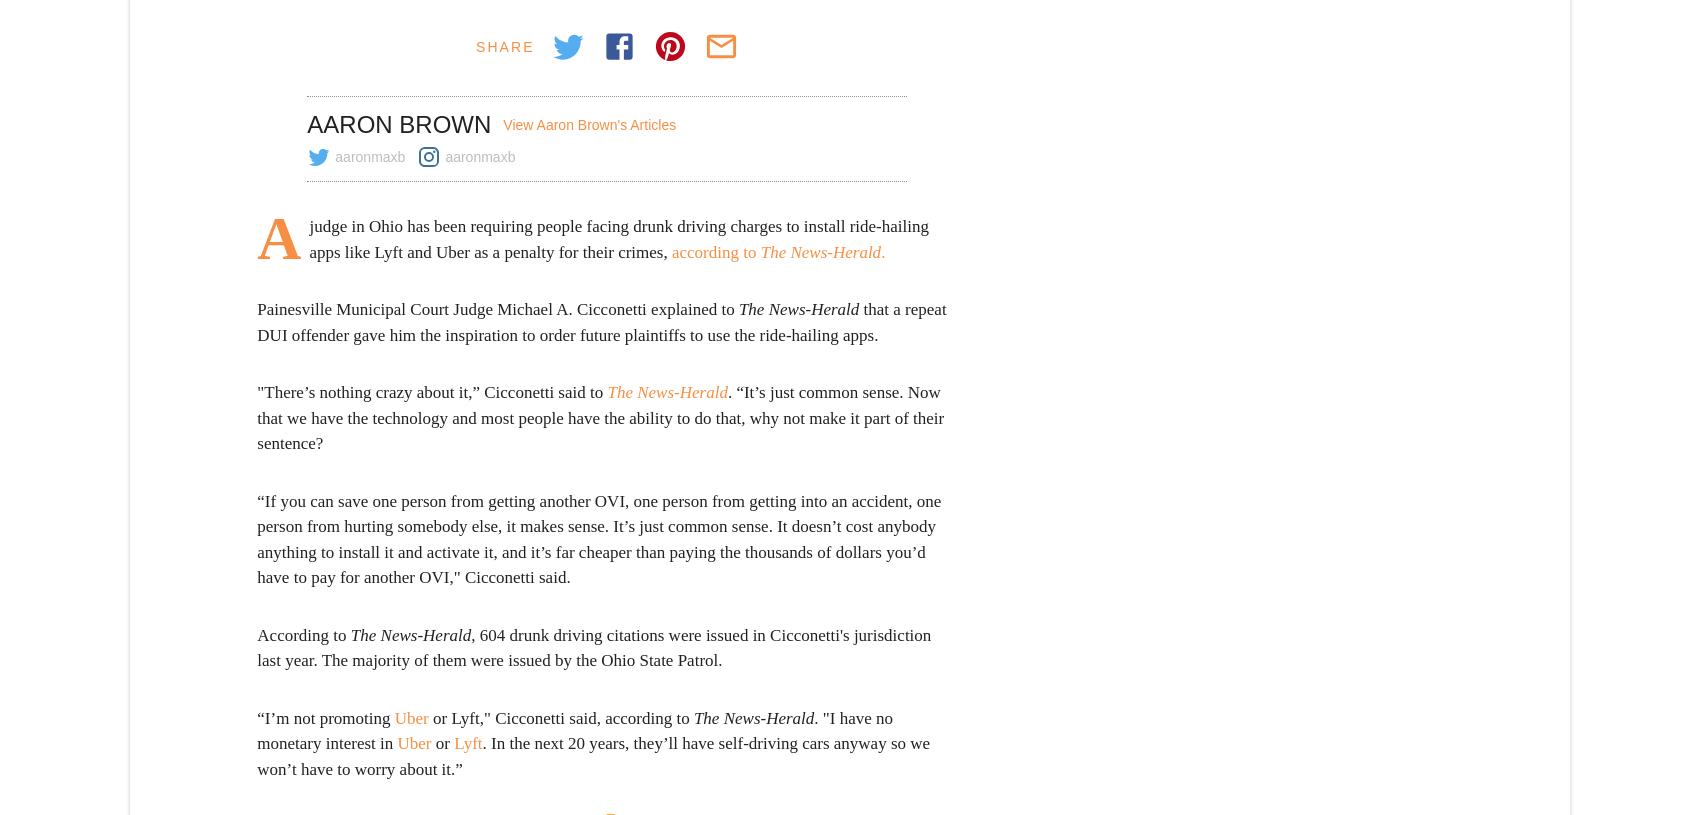  What do you see at coordinates (715, 251) in the screenshot?
I see `'according to'` at bounding box center [715, 251].